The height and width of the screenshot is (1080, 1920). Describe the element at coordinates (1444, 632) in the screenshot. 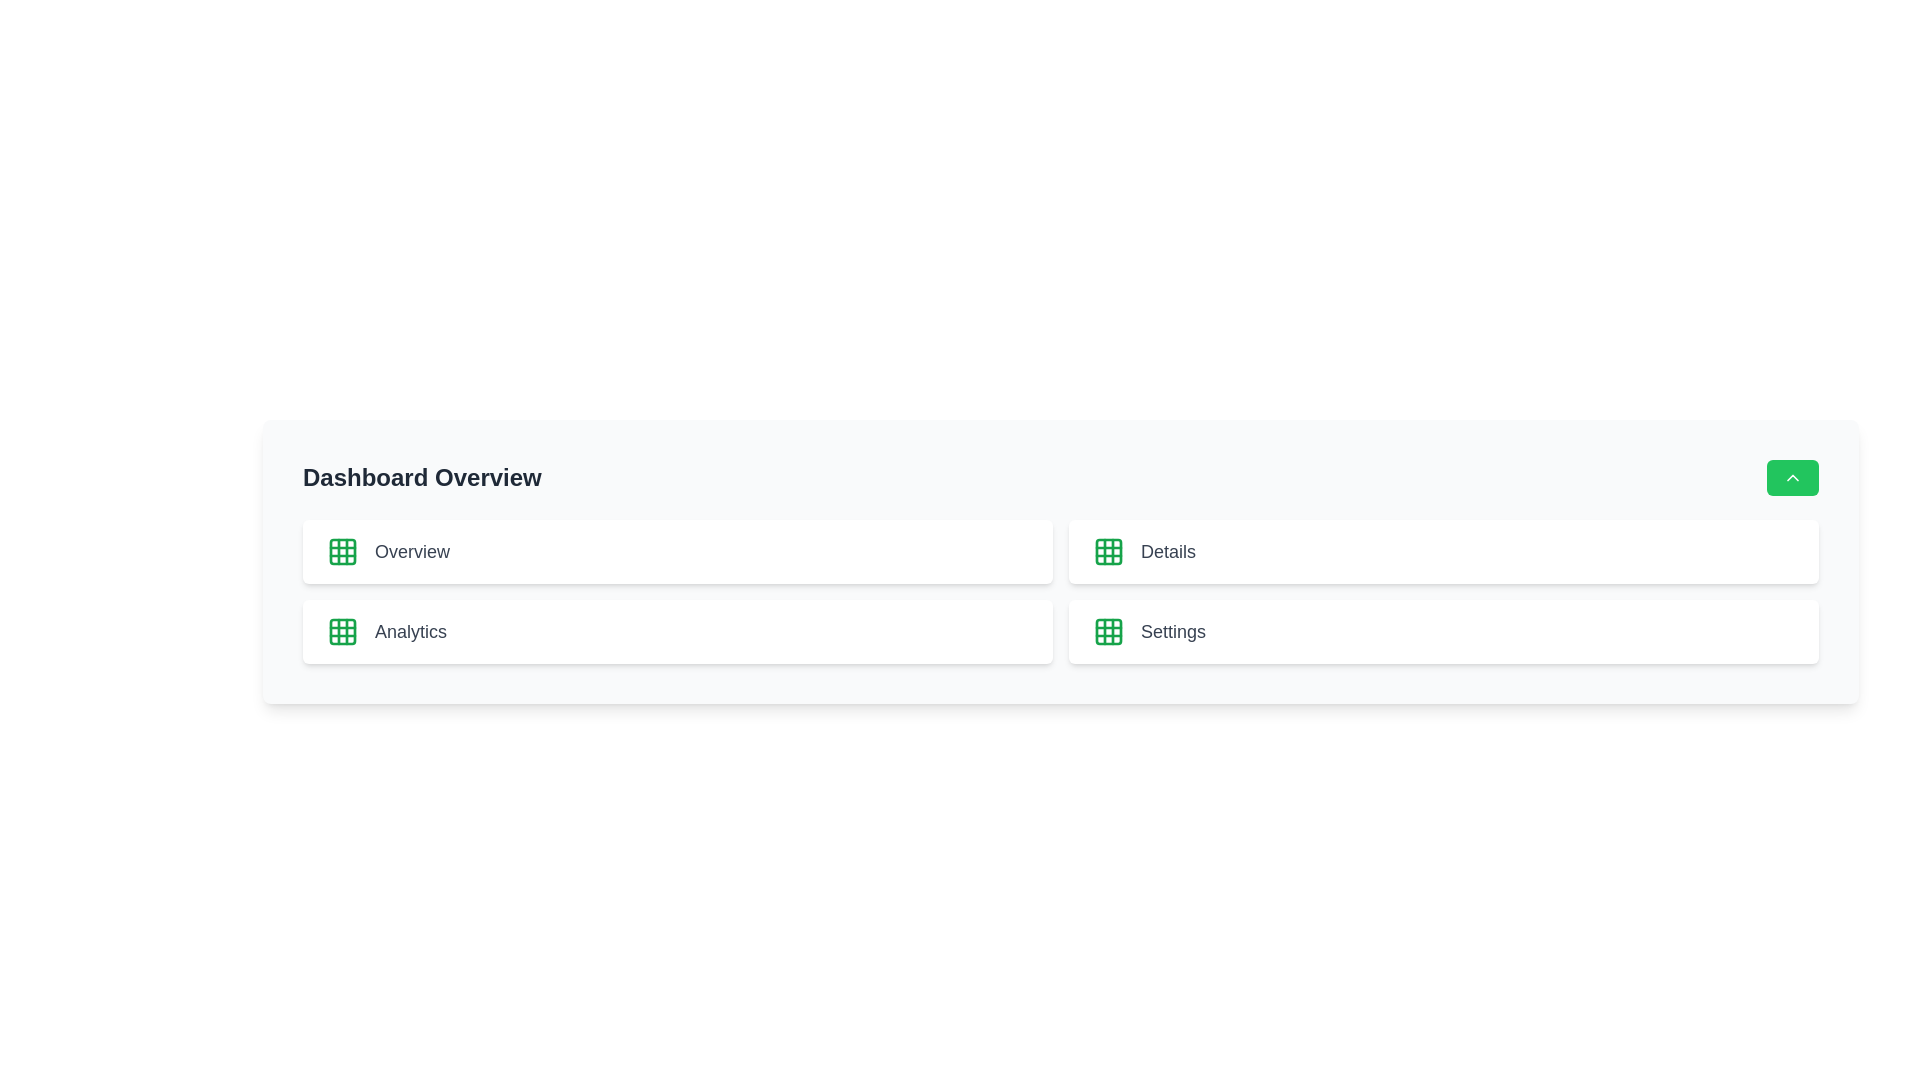

I see `the 'Settings' card located in the lower-right corner of the grid layout` at that location.